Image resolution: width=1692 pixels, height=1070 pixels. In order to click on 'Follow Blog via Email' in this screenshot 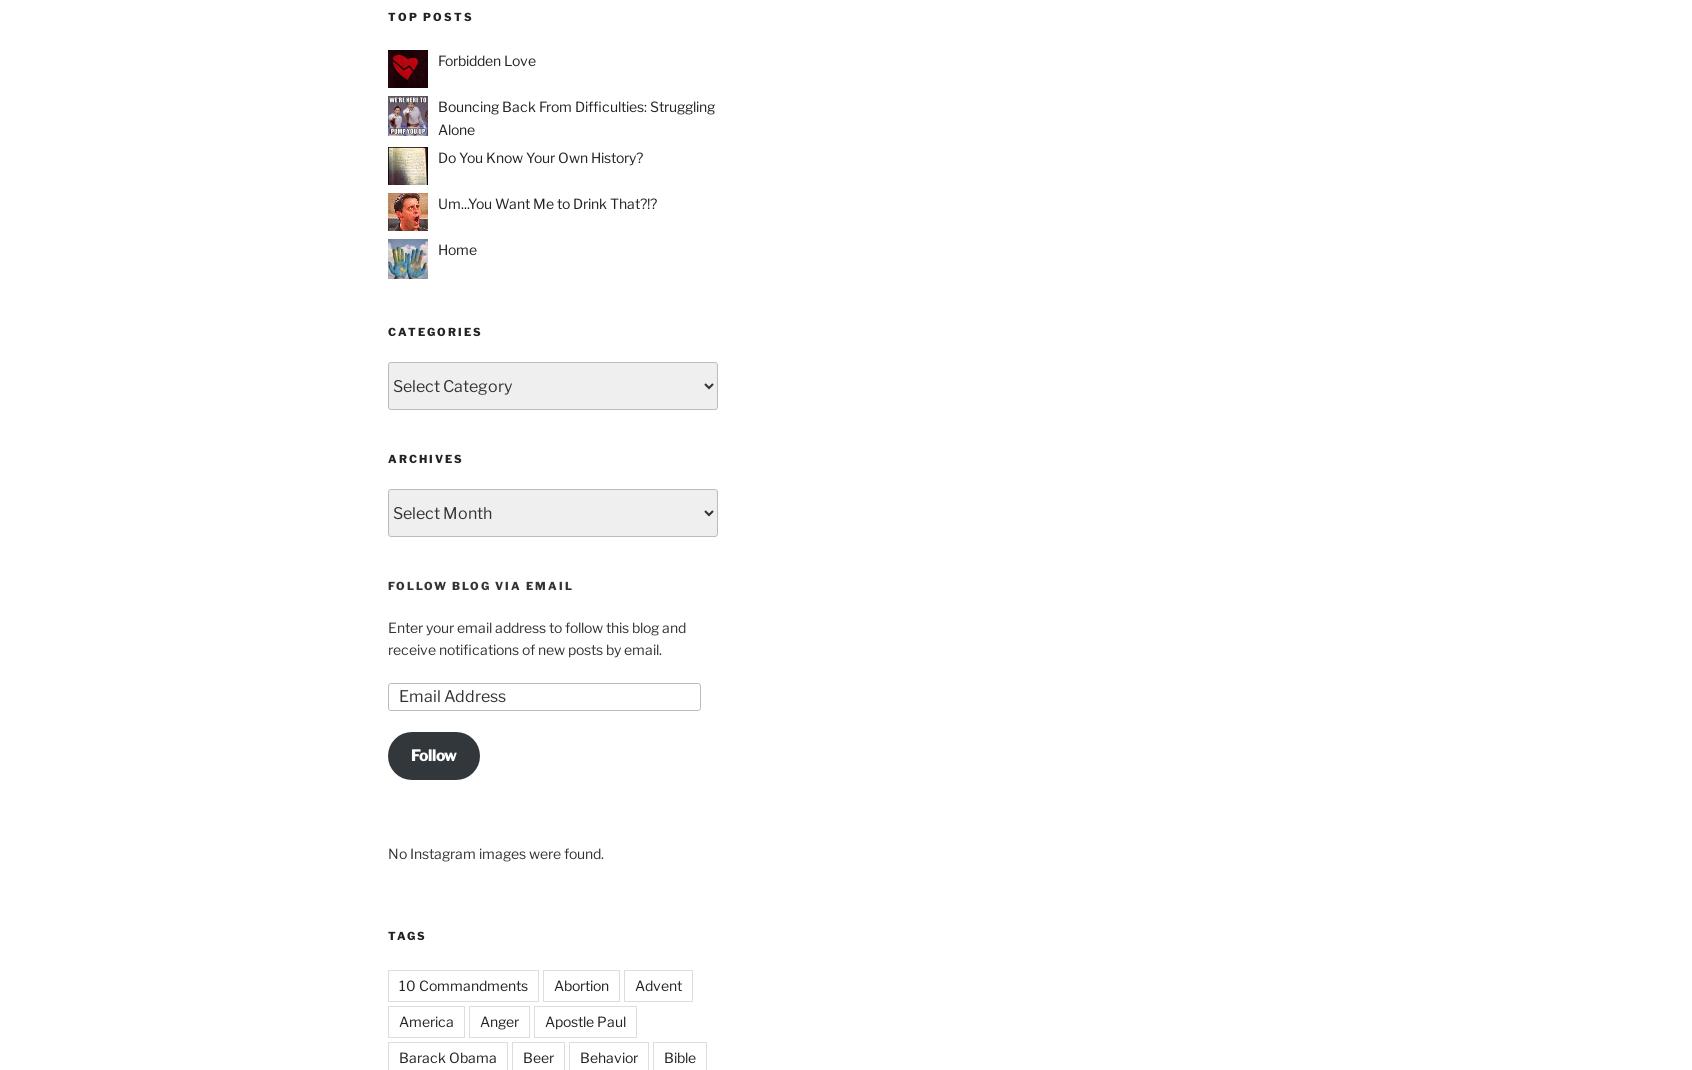, I will do `click(480, 585)`.